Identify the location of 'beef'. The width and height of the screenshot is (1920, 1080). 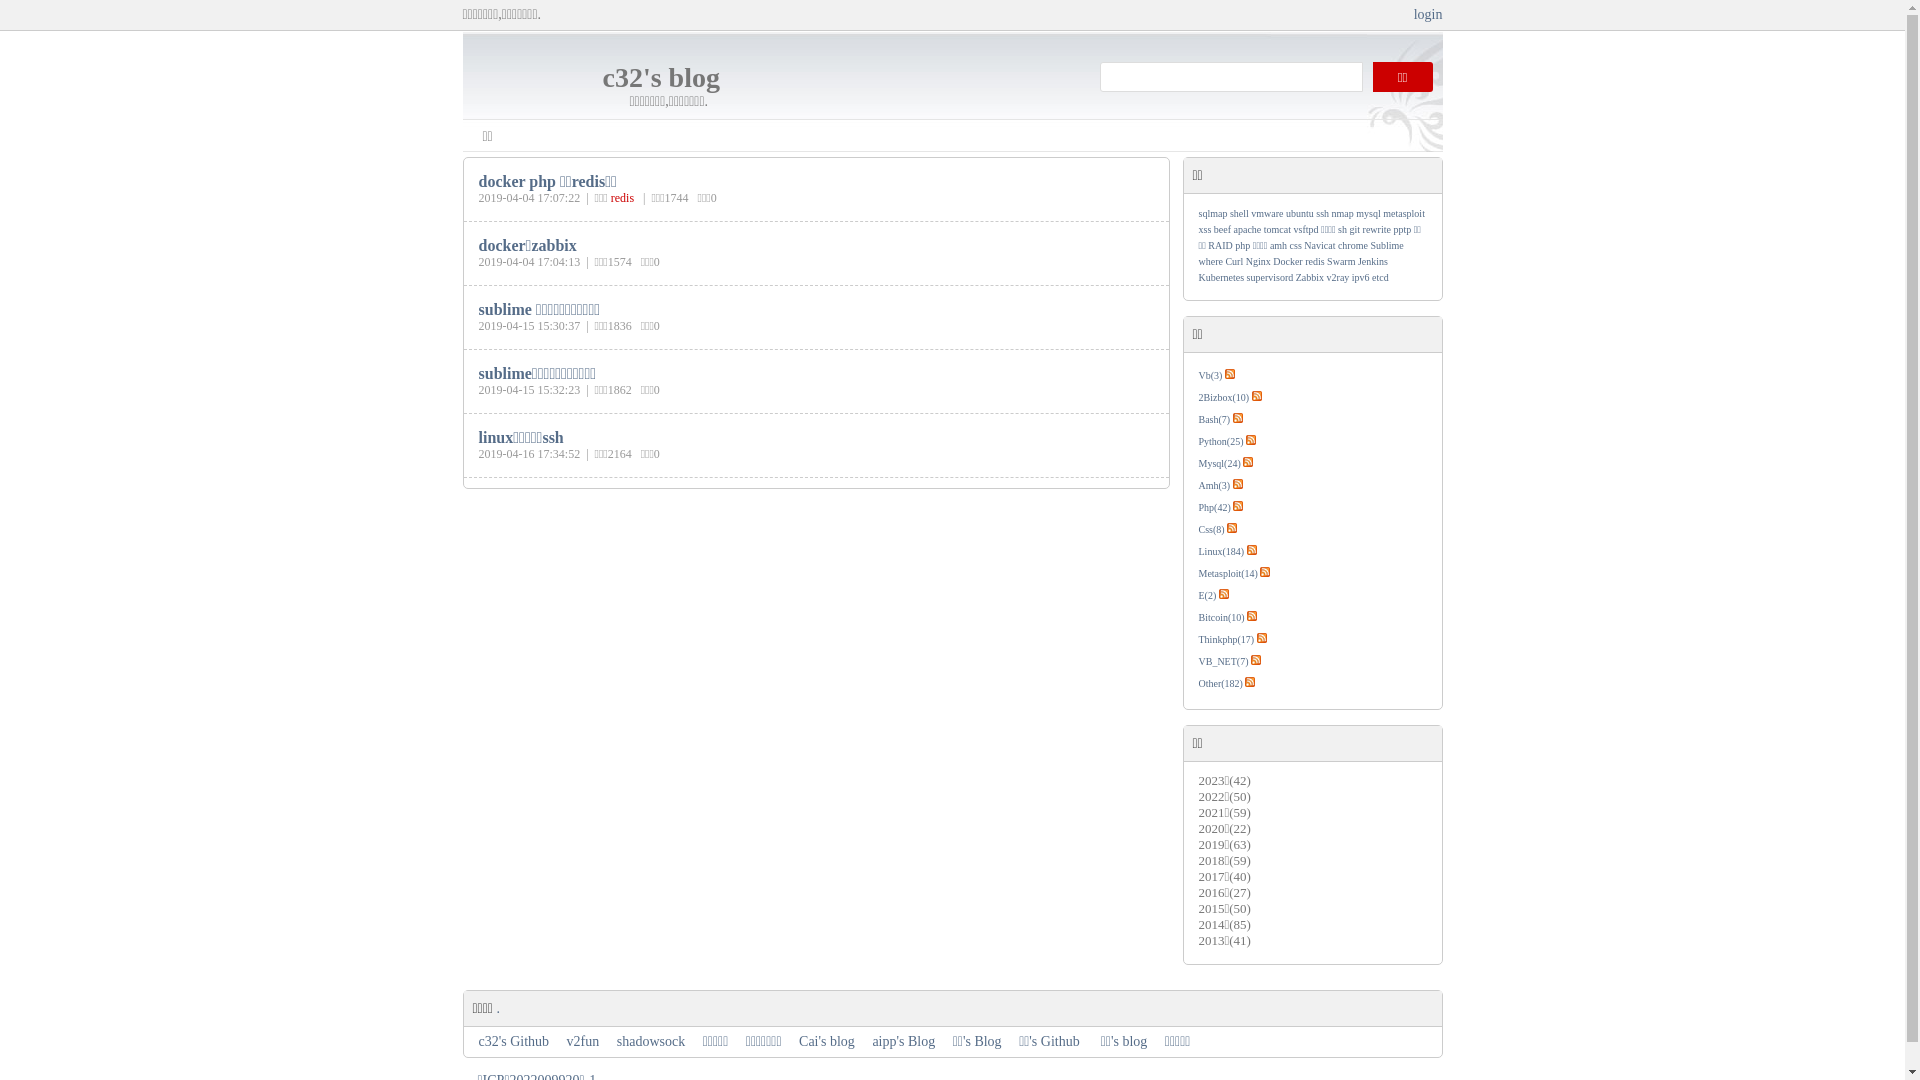
(1213, 228).